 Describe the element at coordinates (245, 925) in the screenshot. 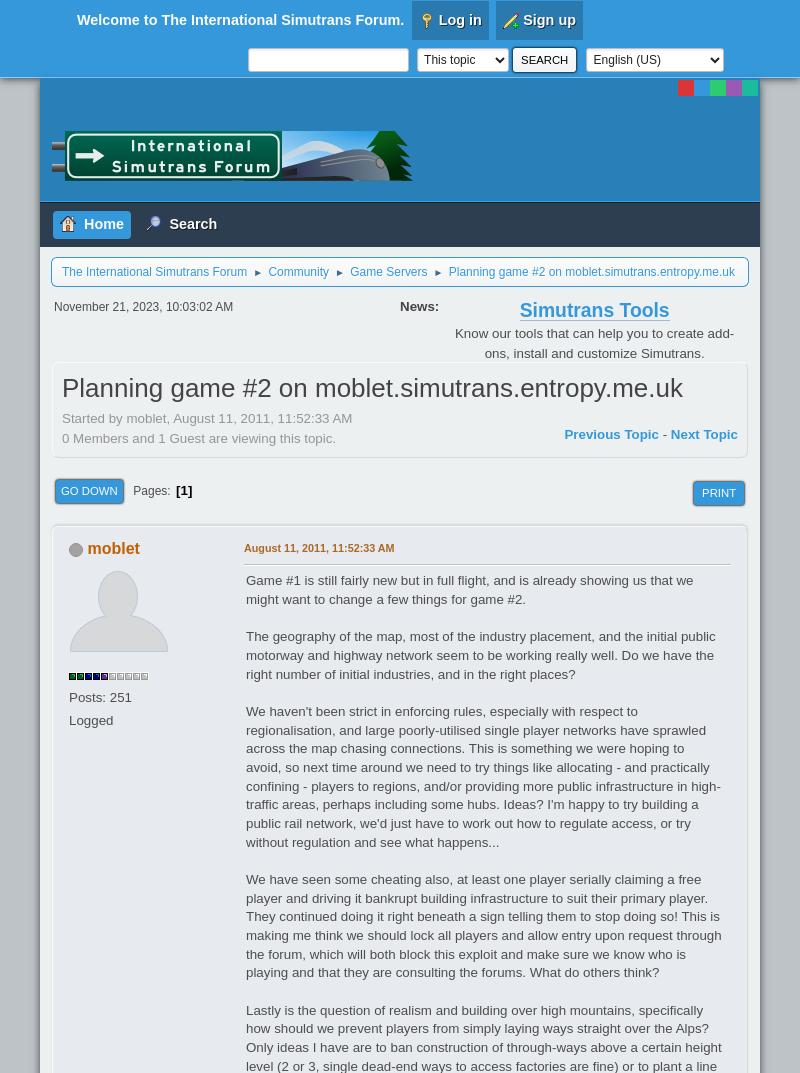

I see `'We have seen some cheating also, at least one player serially claiming a free player and driving it bankrupt building infrastructure to suit their primary player. They continued doing it right beneath a sign telling them to stop doing so! This is making me think we should lock all players and allow entry upon request through the forum, which will both block this exploit and make sure we know who is playing and that they are consulting the forums. What do others think?'` at that location.